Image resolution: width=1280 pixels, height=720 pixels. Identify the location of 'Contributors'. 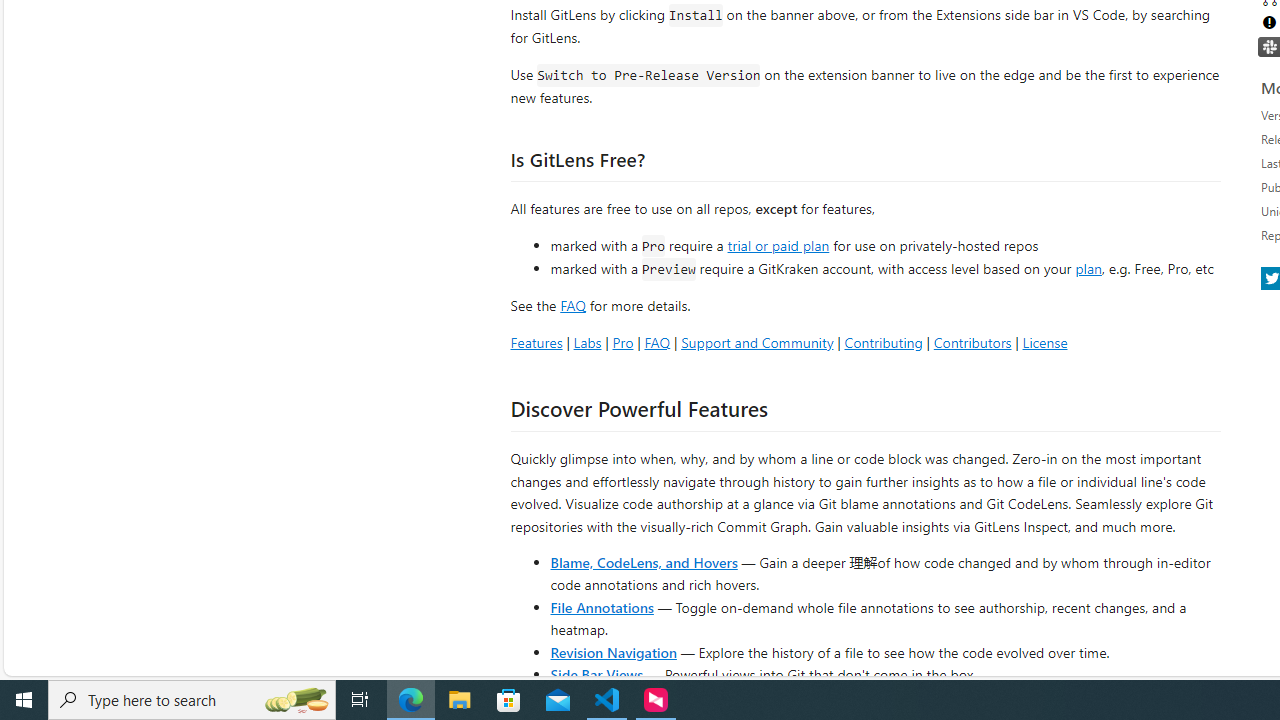
(972, 341).